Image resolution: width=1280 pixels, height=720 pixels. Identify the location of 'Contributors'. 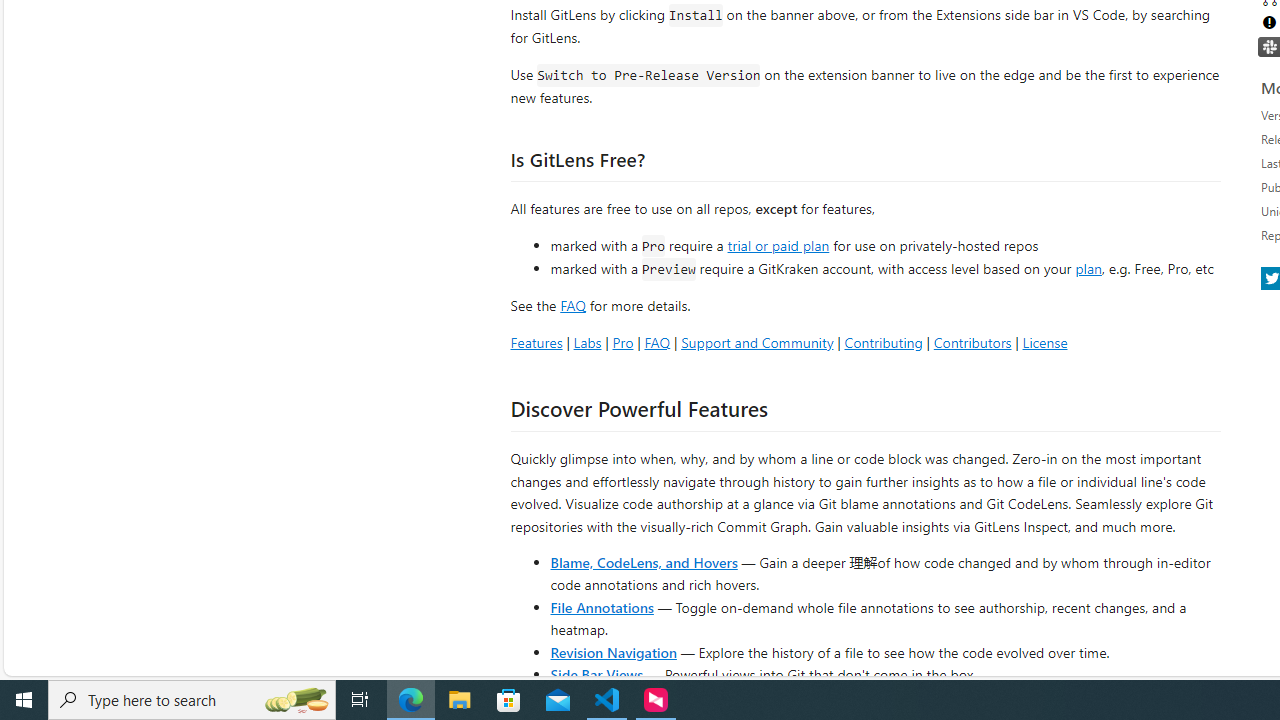
(972, 341).